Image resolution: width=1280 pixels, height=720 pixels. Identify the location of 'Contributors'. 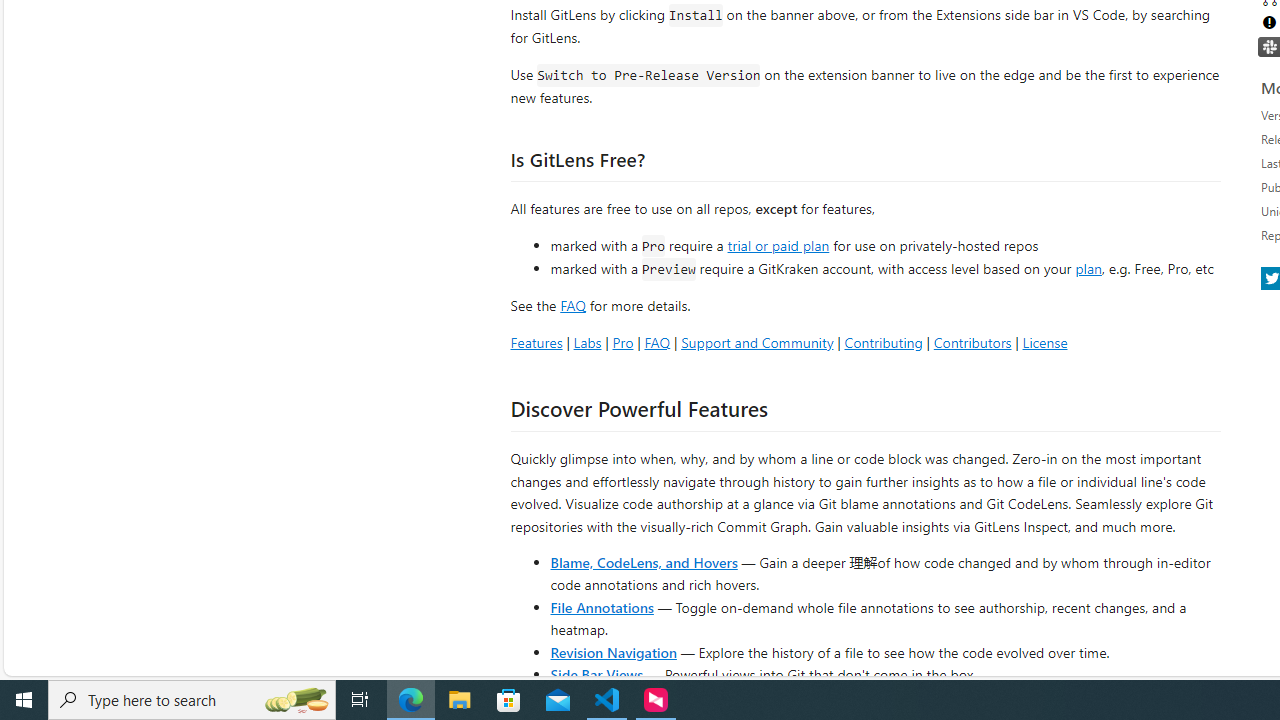
(972, 341).